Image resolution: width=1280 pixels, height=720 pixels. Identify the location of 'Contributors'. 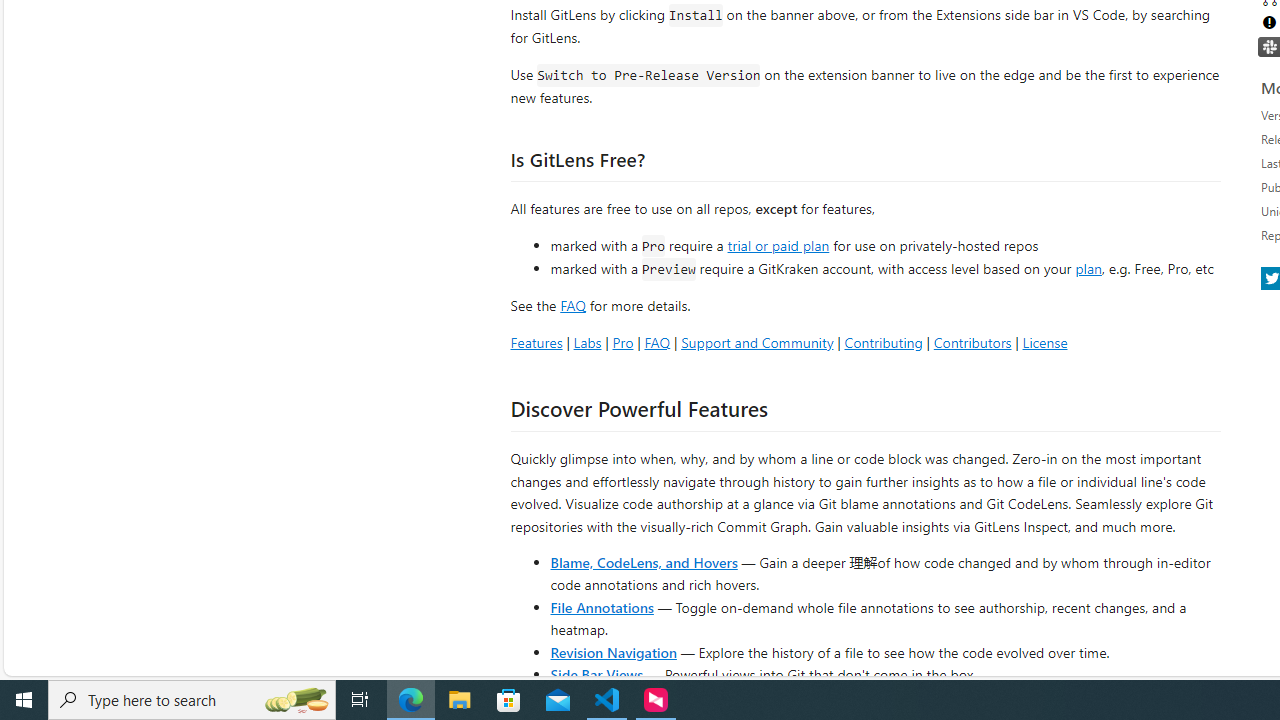
(972, 341).